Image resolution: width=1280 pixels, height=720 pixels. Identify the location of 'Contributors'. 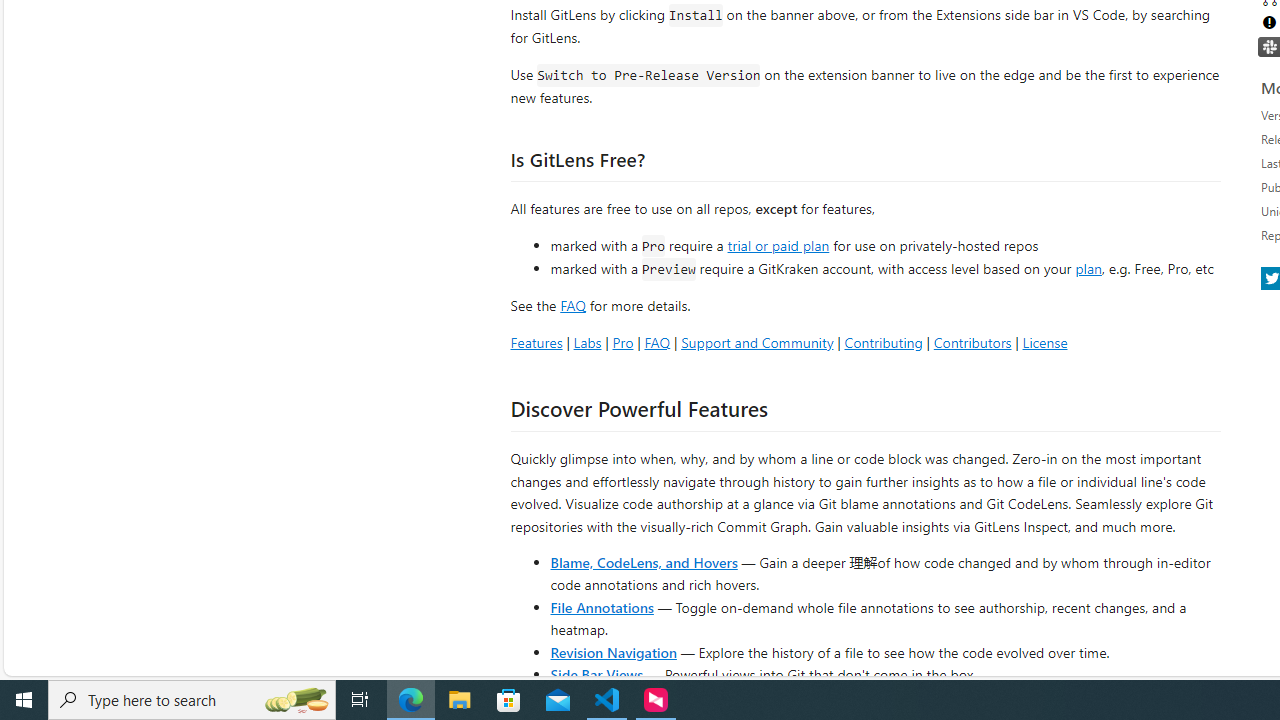
(972, 341).